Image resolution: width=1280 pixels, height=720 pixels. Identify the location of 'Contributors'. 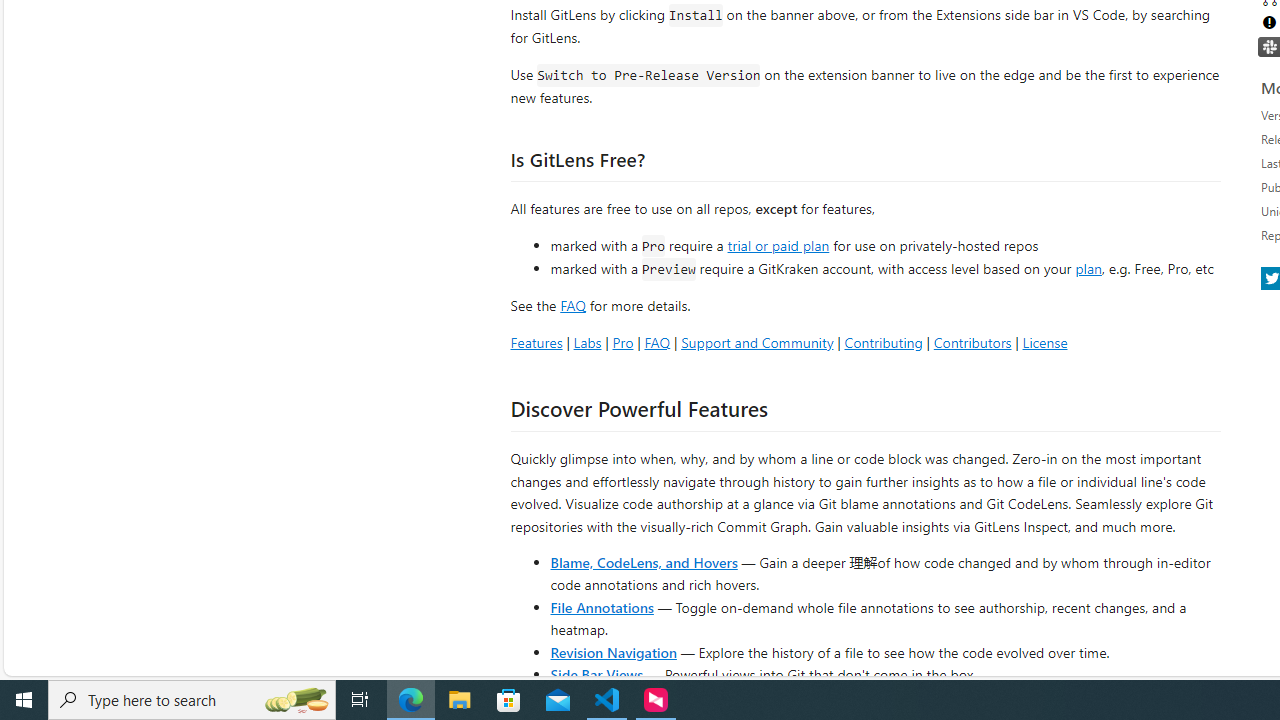
(972, 341).